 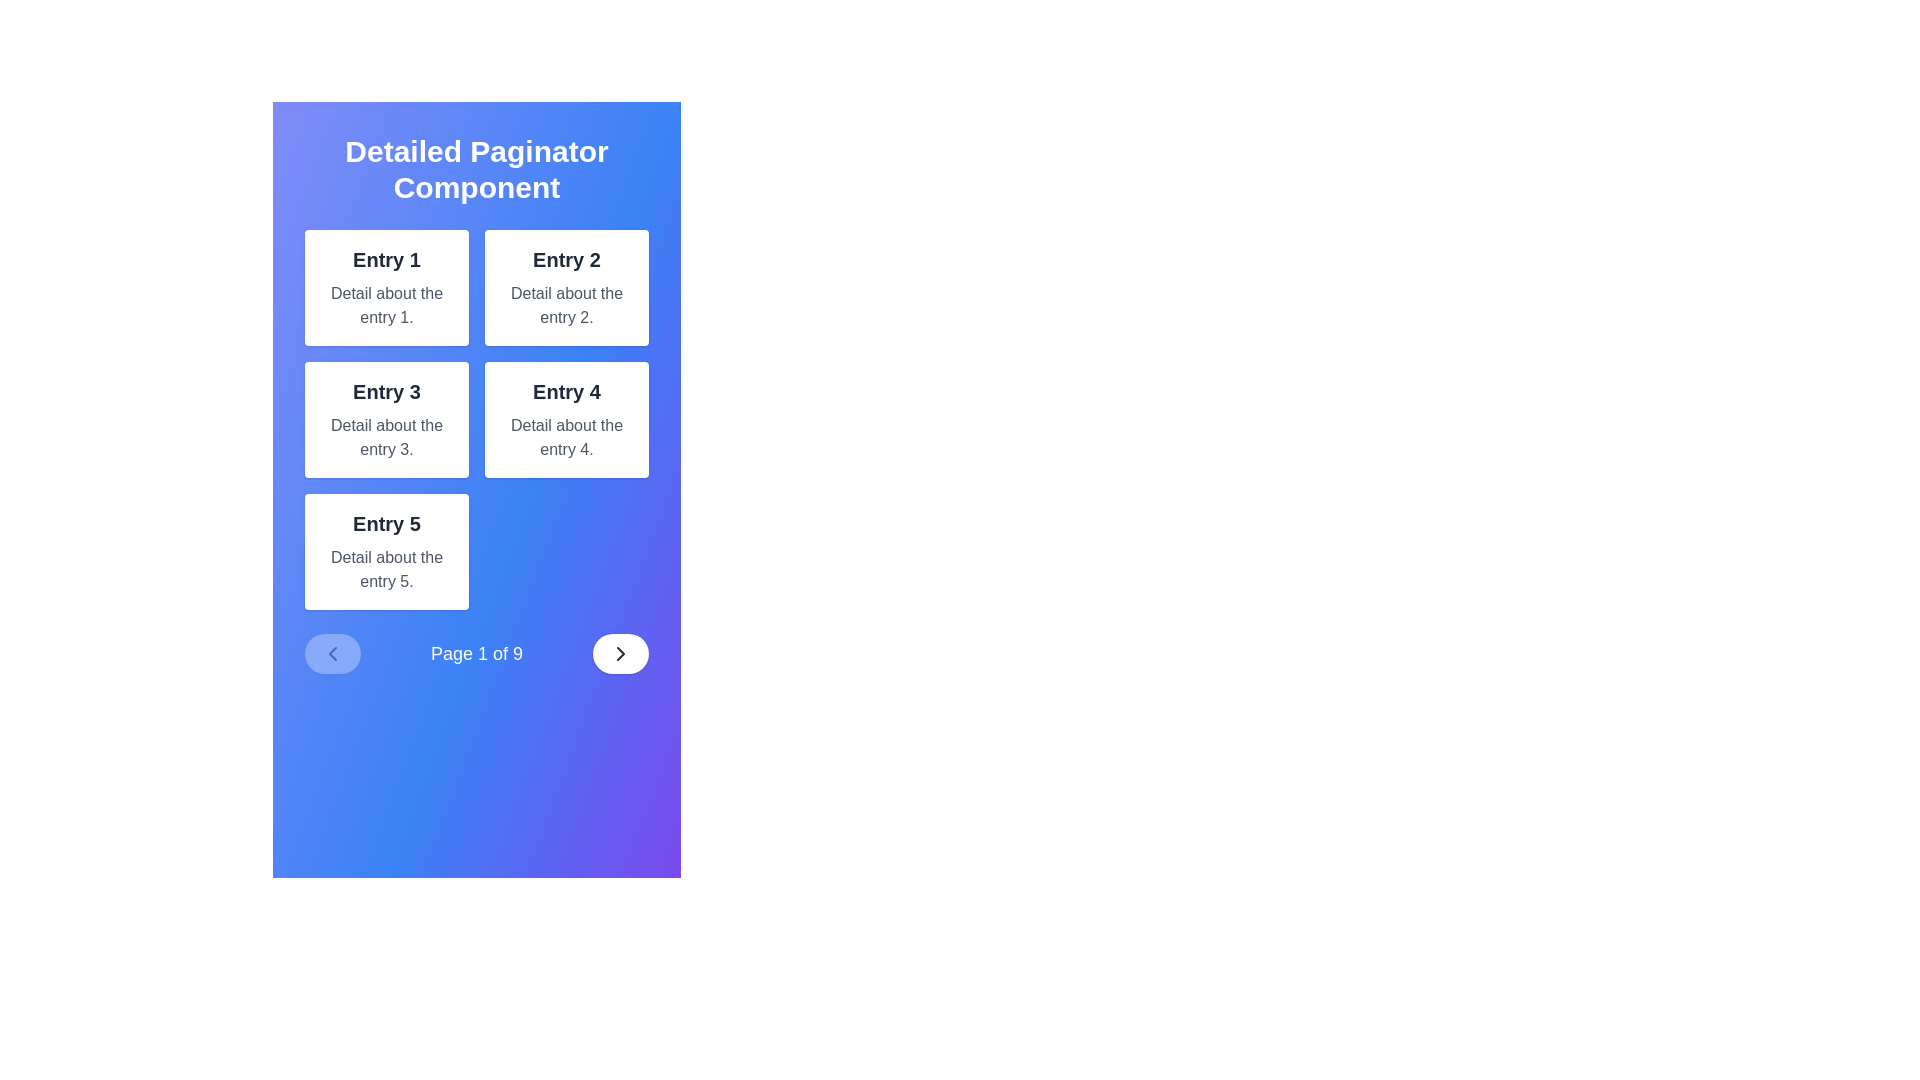 I want to click on the text label located at the top-left corner of the white card in the second column of the first row within a 2x3 grid layout to read its content, so click(x=565, y=258).